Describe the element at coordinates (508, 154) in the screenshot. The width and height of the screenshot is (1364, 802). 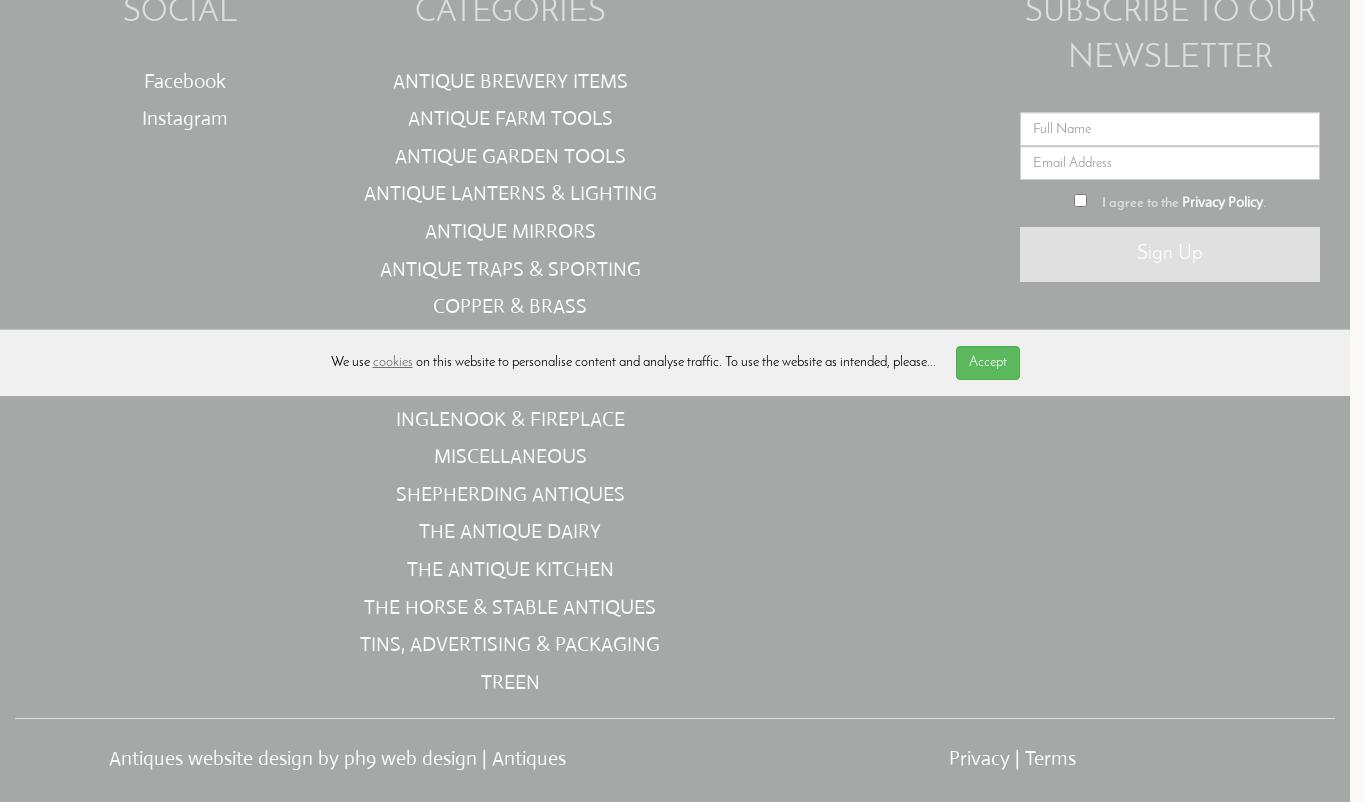
I see `'ANTIQUE GARDEN TOOLS'` at that location.